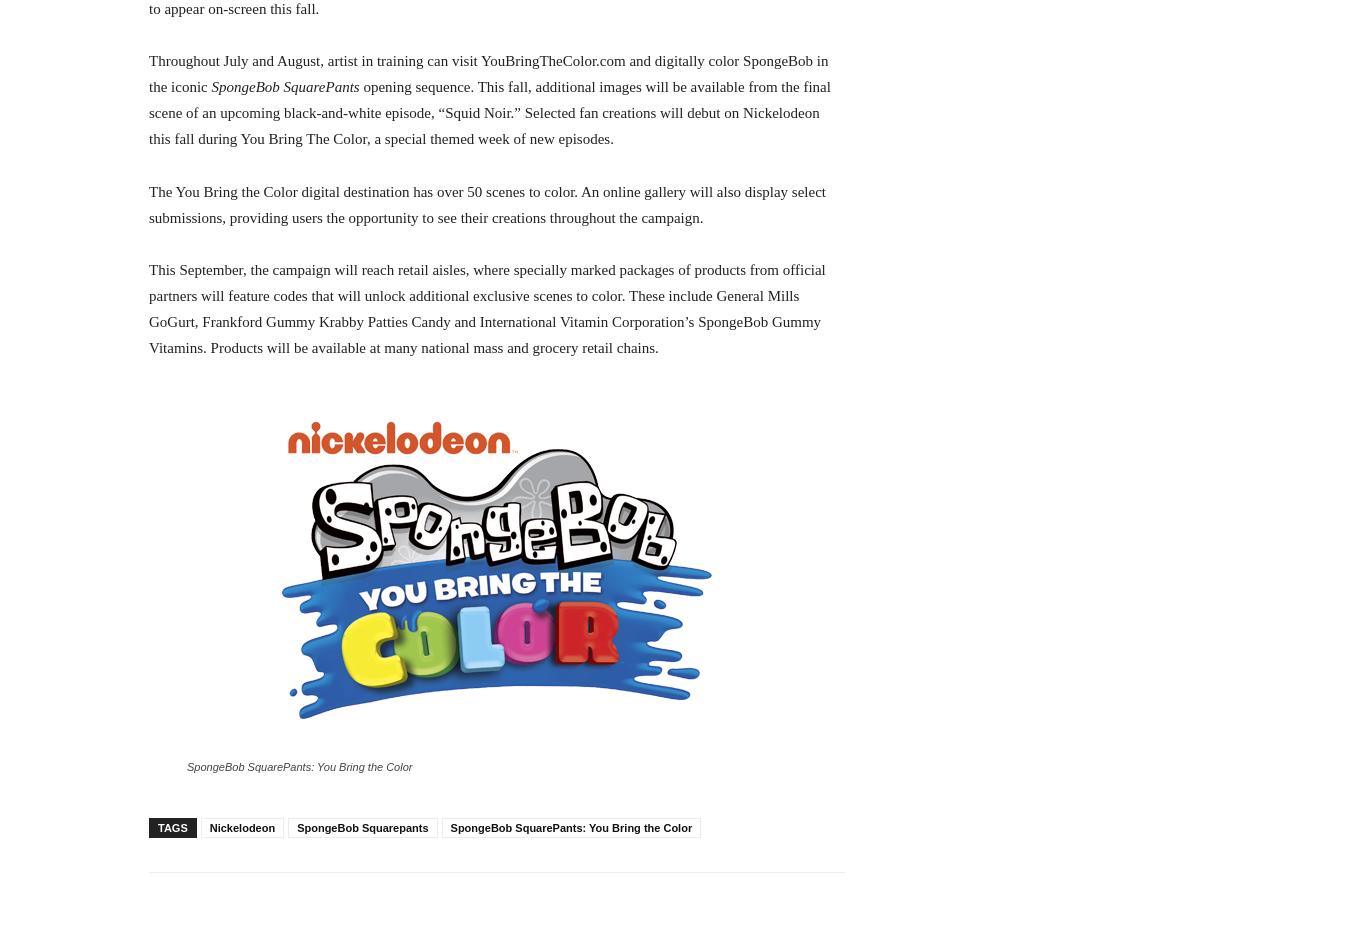 This screenshot has height=927, width=1366. What do you see at coordinates (361, 827) in the screenshot?
I see `'SpongeBob Squarepants'` at bounding box center [361, 827].